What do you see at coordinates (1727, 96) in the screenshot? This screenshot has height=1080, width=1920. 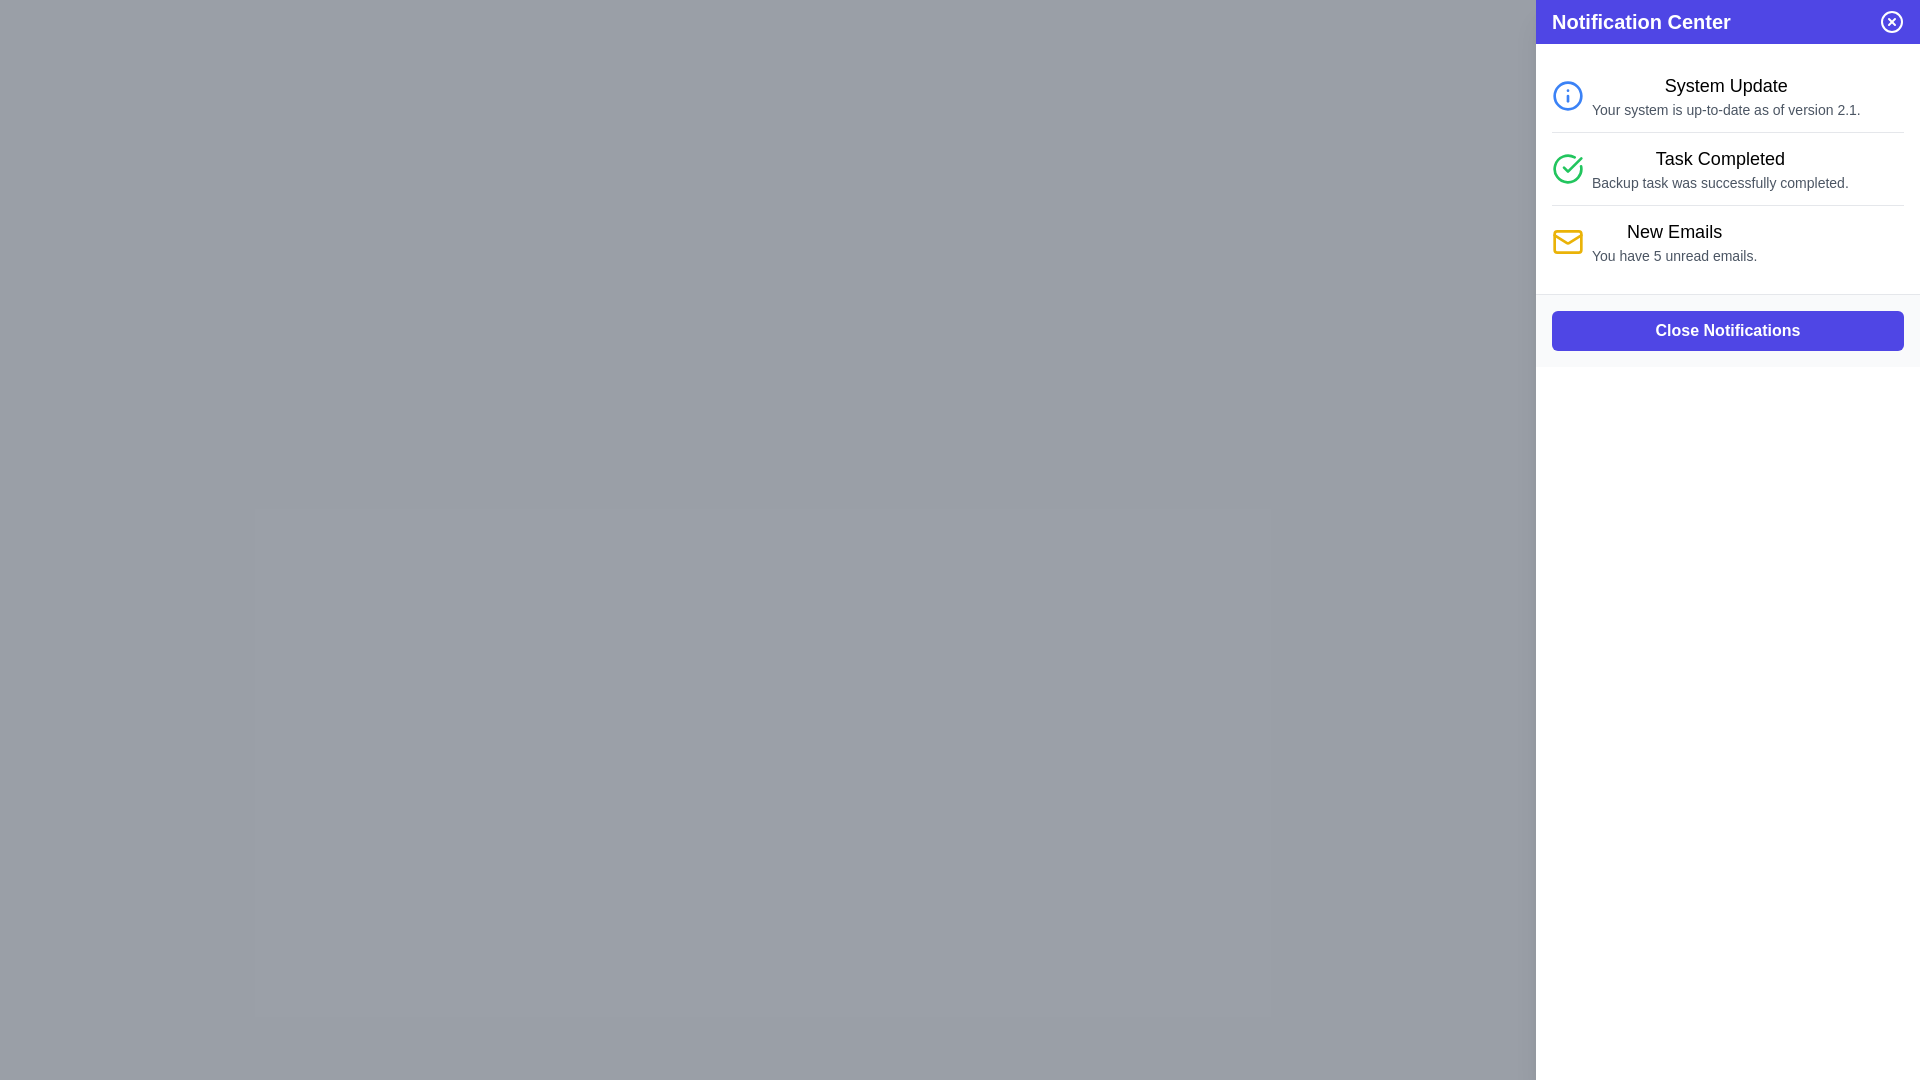 I see `the notification item in the Notification Center` at bounding box center [1727, 96].